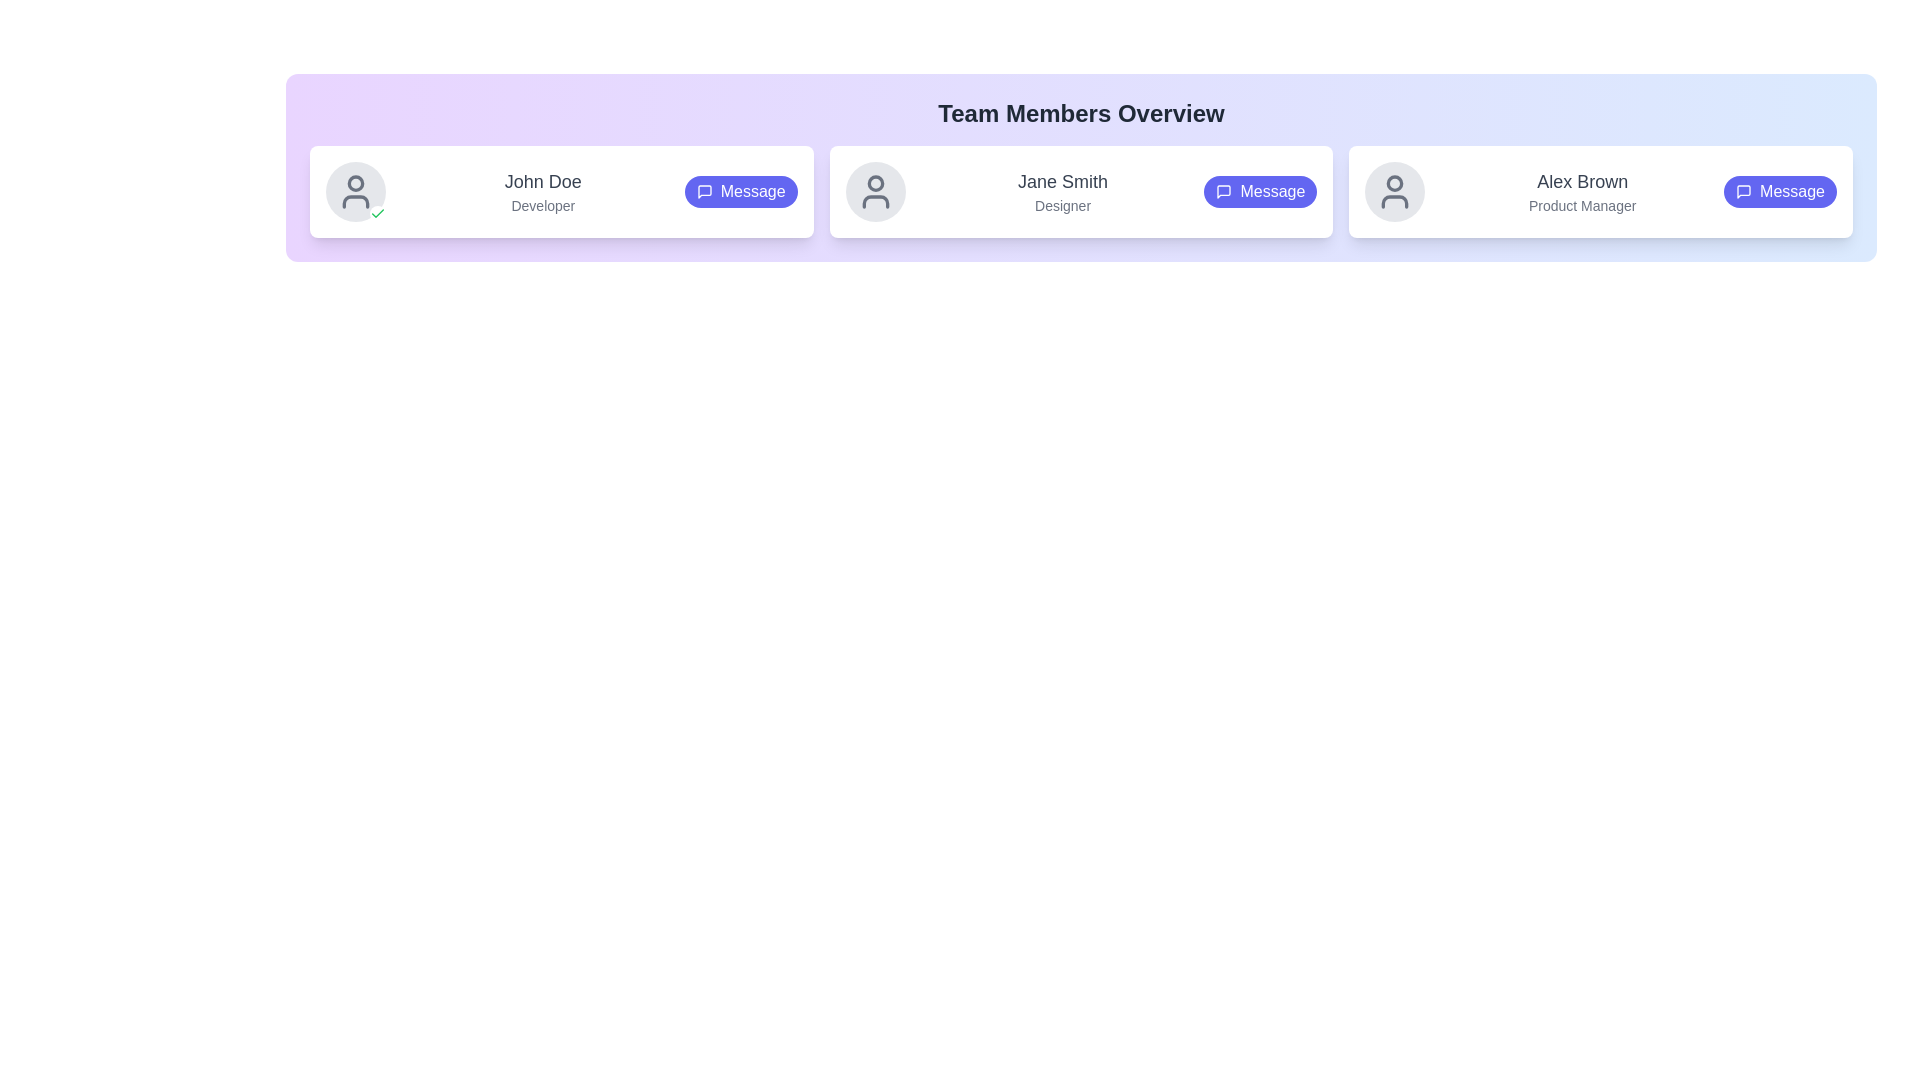 This screenshot has width=1920, height=1080. Describe the element at coordinates (1394, 183) in the screenshot. I see `the circular SVG graphical element representing the head of the user avatar icon for 'Alex Brown' located at the top-right section of the interface` at that location.